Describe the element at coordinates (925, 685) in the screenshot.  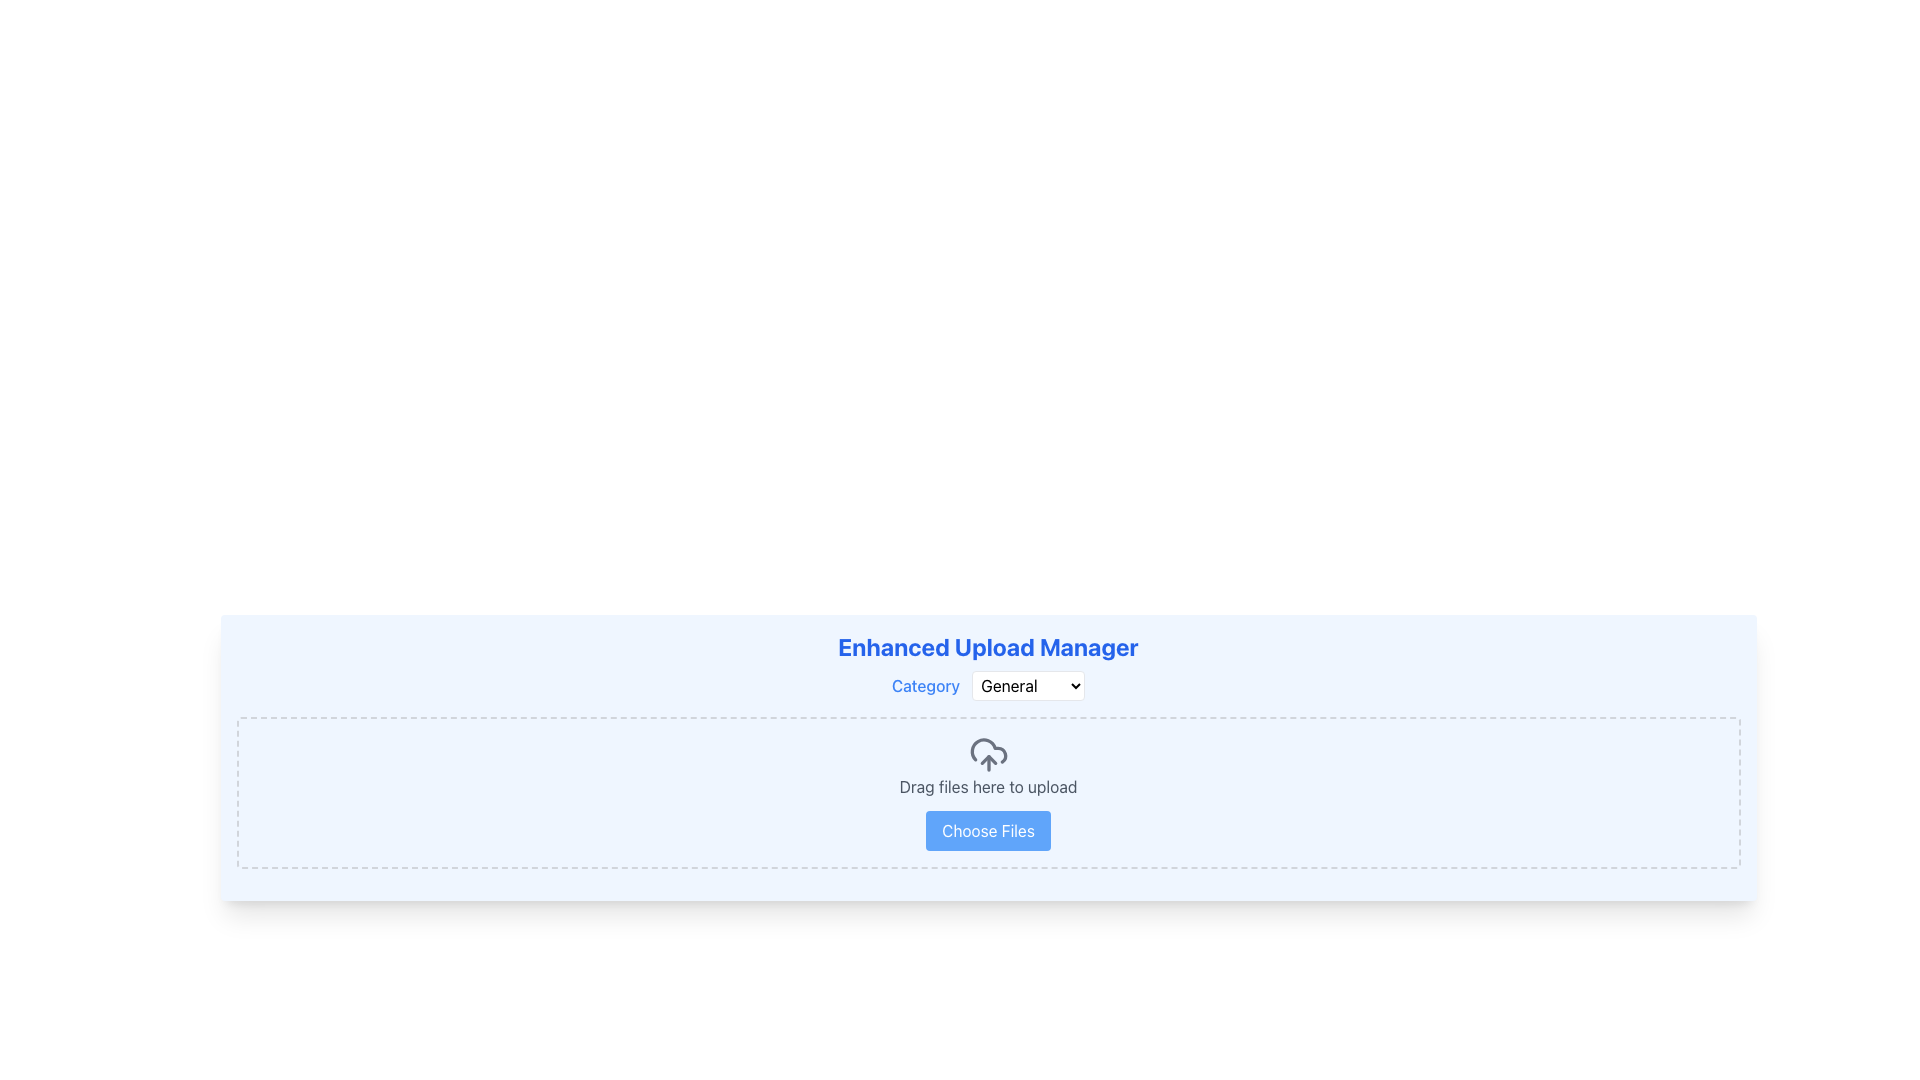
I see `the label displaying 'Category' in blue font, which is located to the left of the dropdown labeled 'General'` at that location.